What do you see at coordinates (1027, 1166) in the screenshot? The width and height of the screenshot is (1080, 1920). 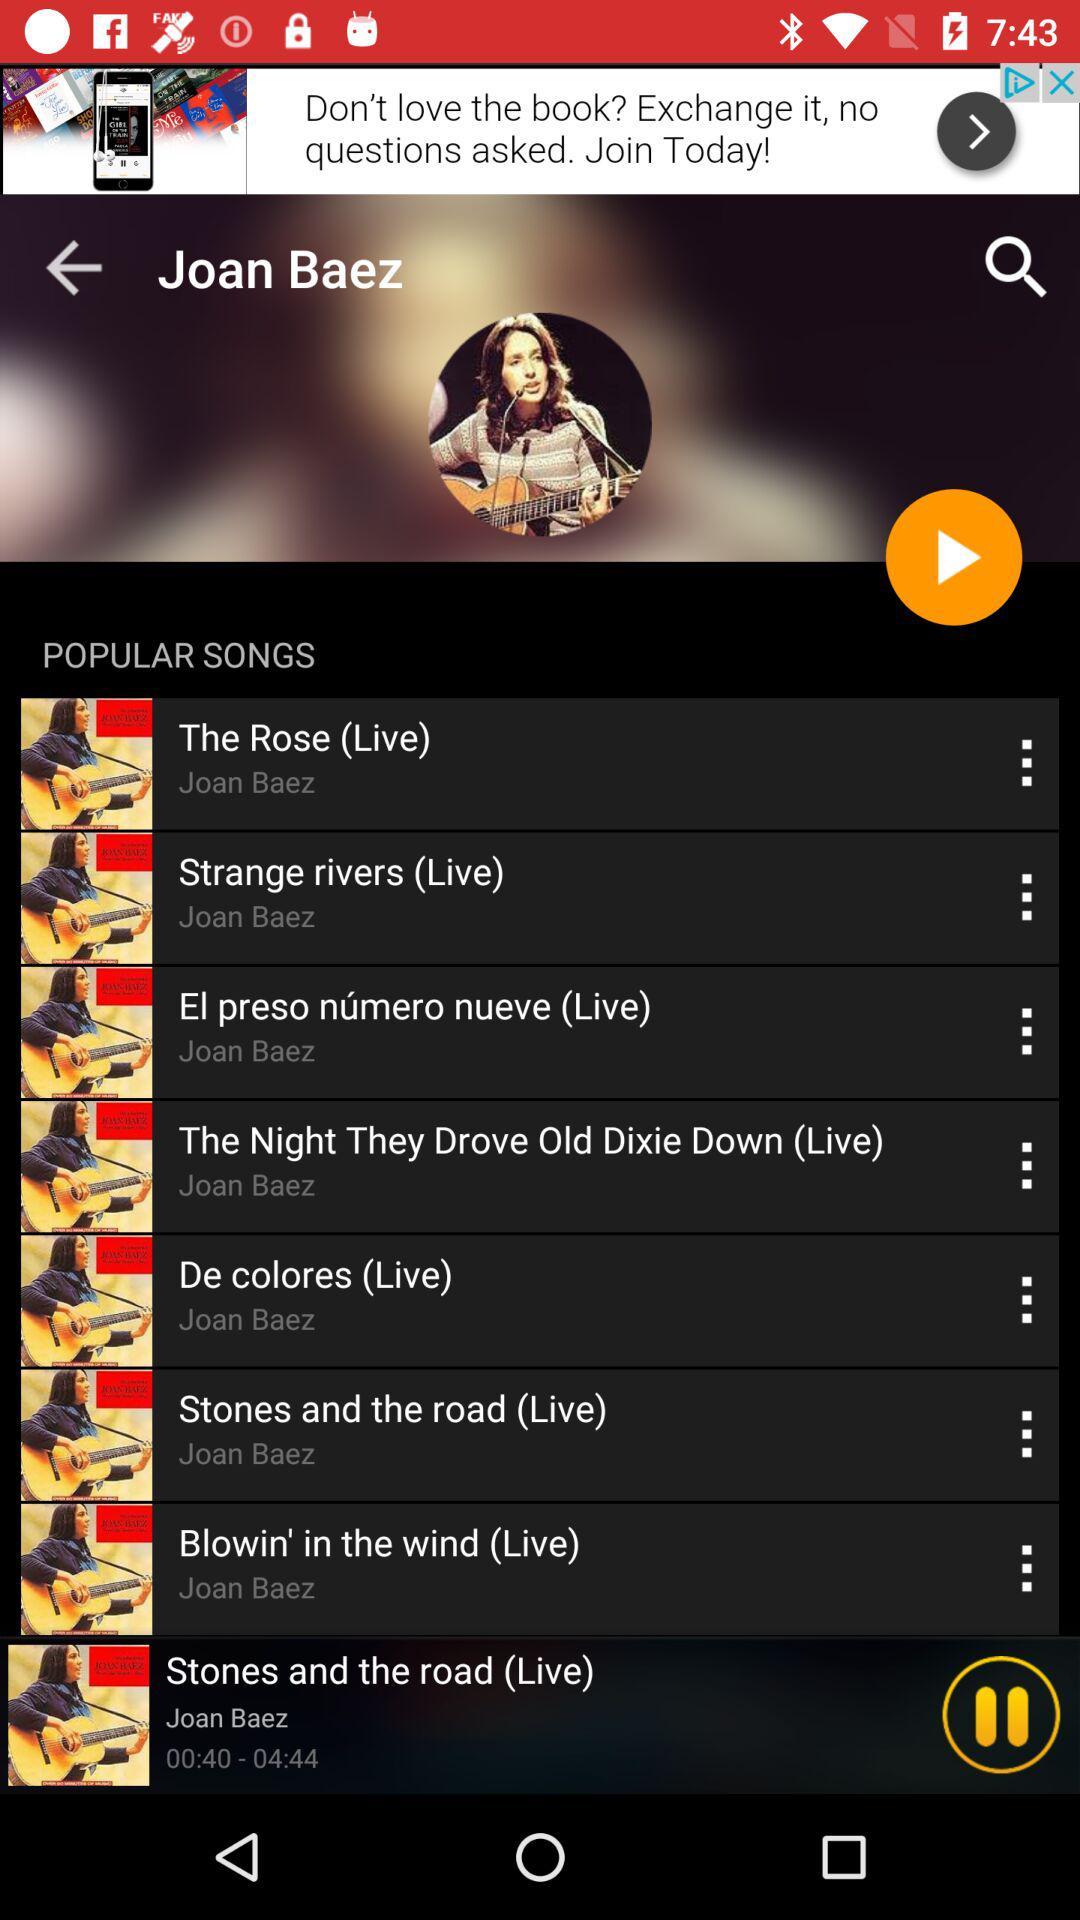 I see `the more icon` at bounding box center [1027, 1166].